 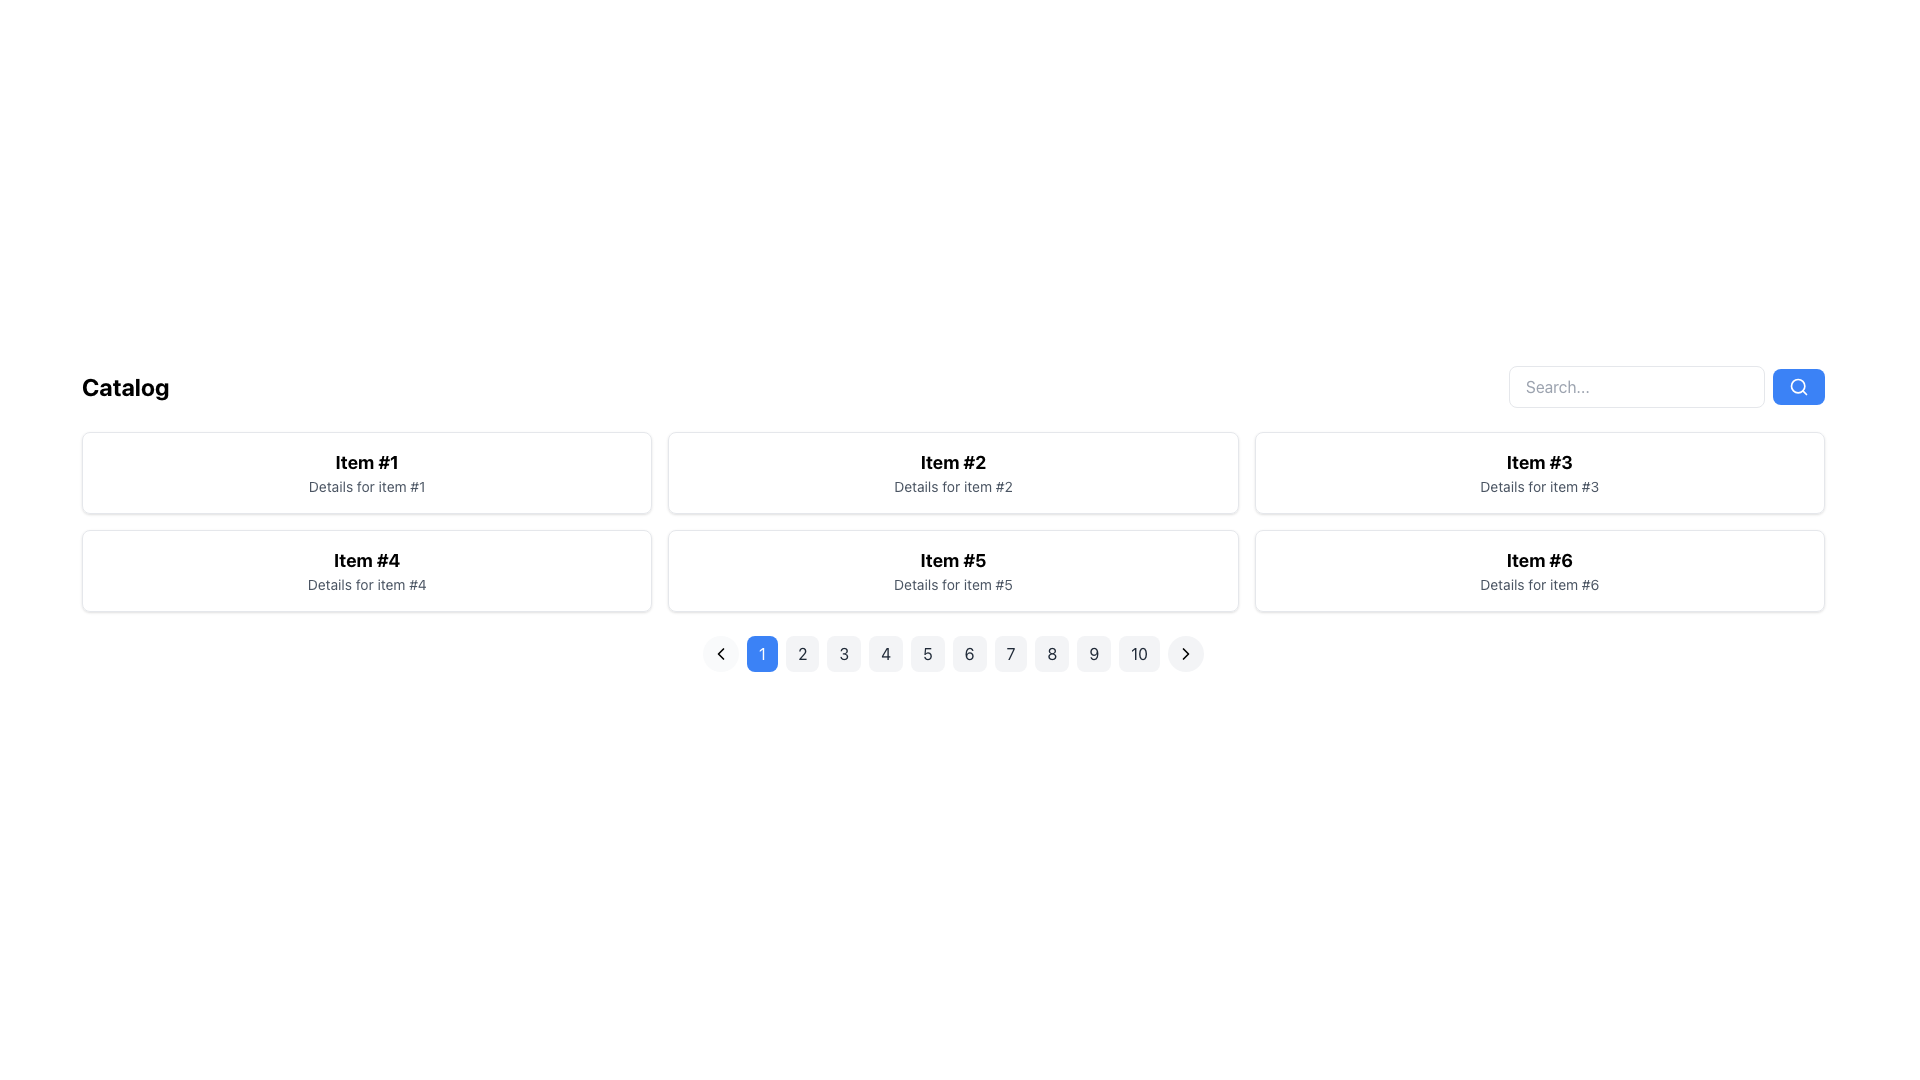 What do you see at coordinates (1185, 654) in the screenshot?
I see `the right-pointing chevron icon in the pagination interface, which is located to the right of the number 10` at bounding box center [1185, 654].